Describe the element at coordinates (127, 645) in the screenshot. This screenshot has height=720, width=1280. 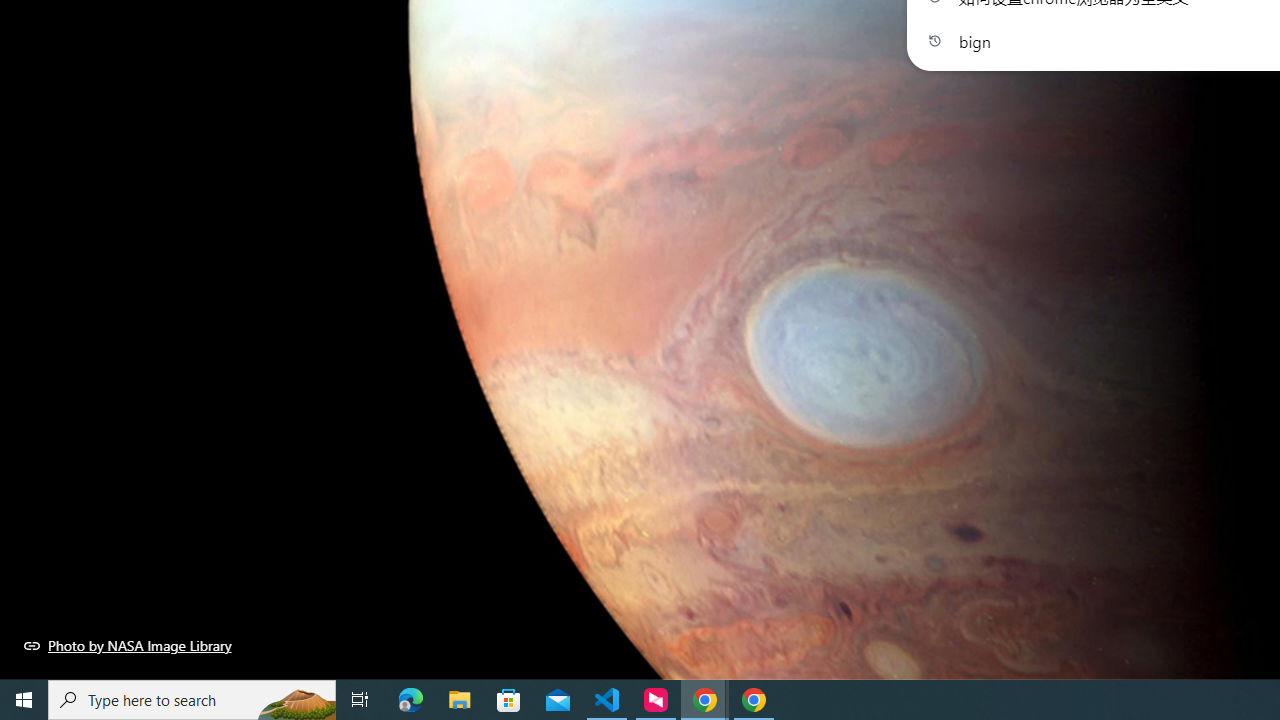
I see `'Photo by NASA Image Library'` at that location.